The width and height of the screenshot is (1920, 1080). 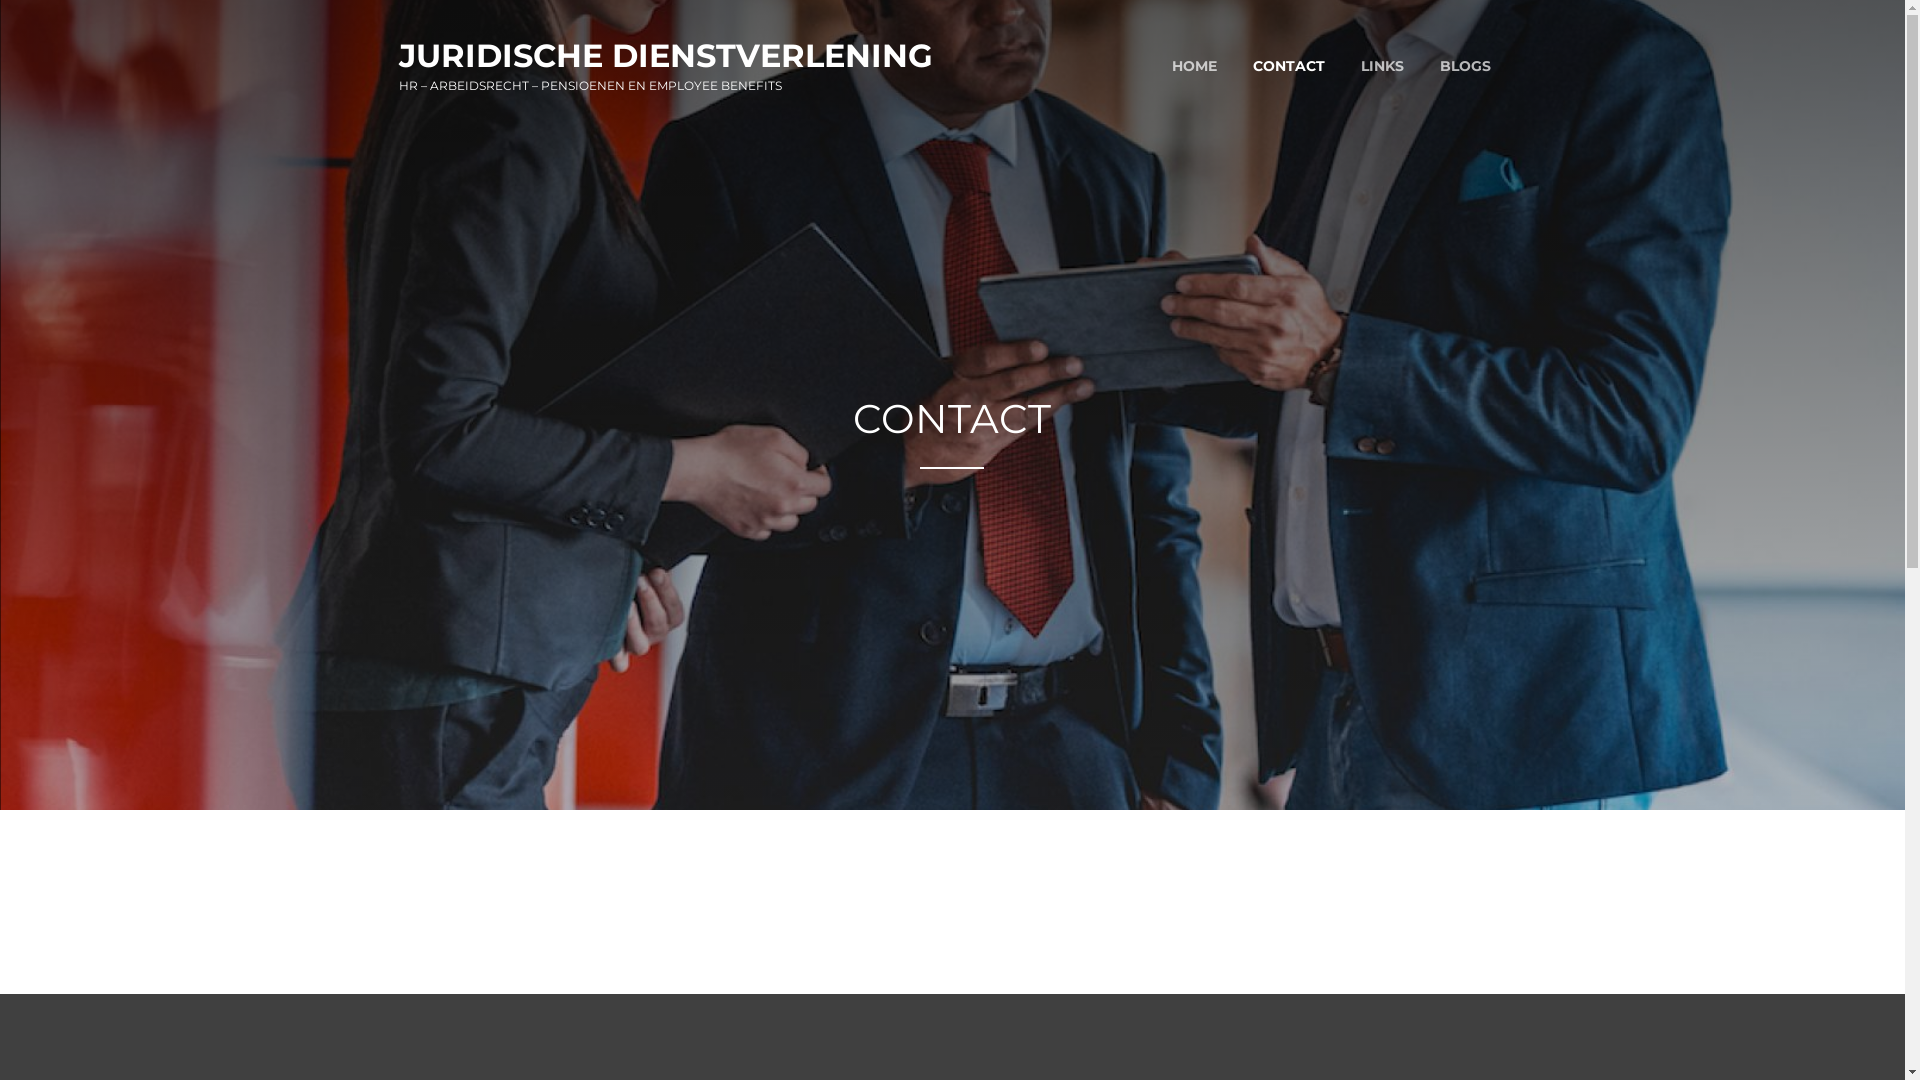 What do you see at coordinates (1287, 65) in the screenshot?
I see `'CONTACT'` at bounding box center [1287, 65].